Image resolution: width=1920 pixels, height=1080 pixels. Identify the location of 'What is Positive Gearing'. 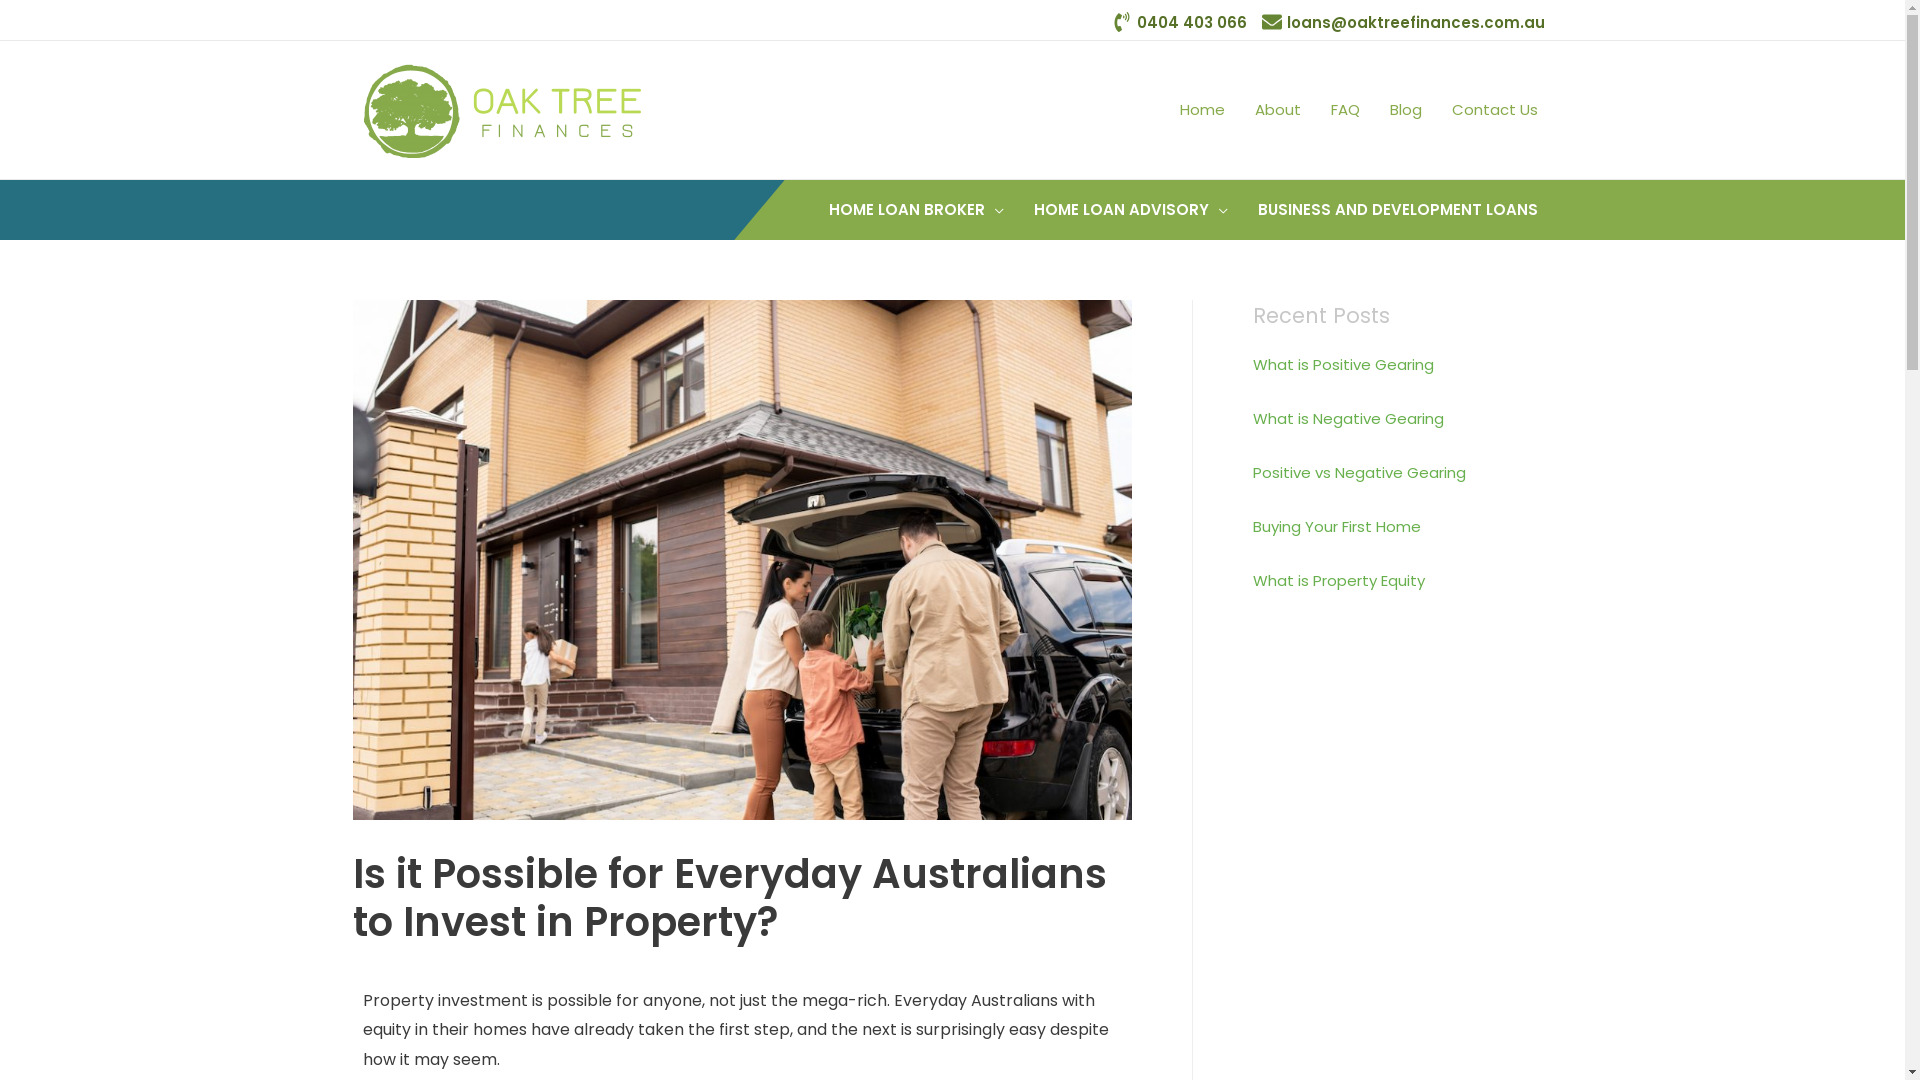
(1342, 364).